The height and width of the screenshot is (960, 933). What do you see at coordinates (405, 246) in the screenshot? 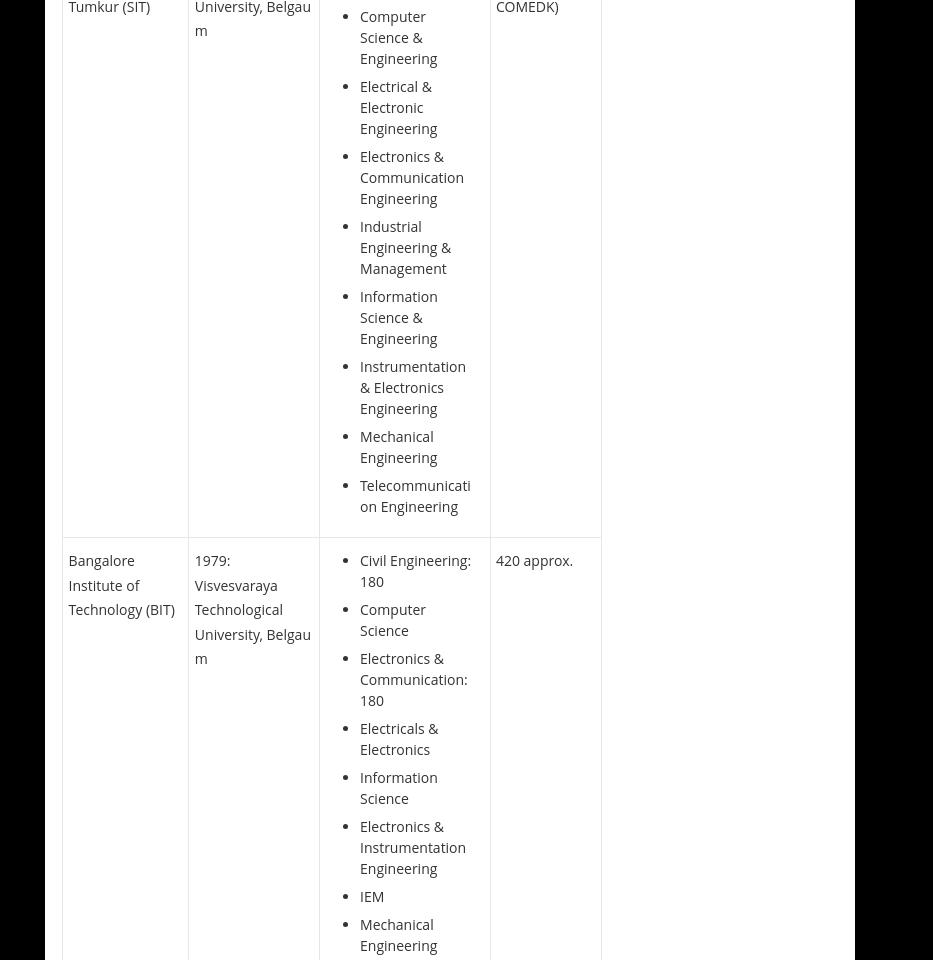
I see `'Industrial Engineering & Management'` at bounding box center [405, 246].